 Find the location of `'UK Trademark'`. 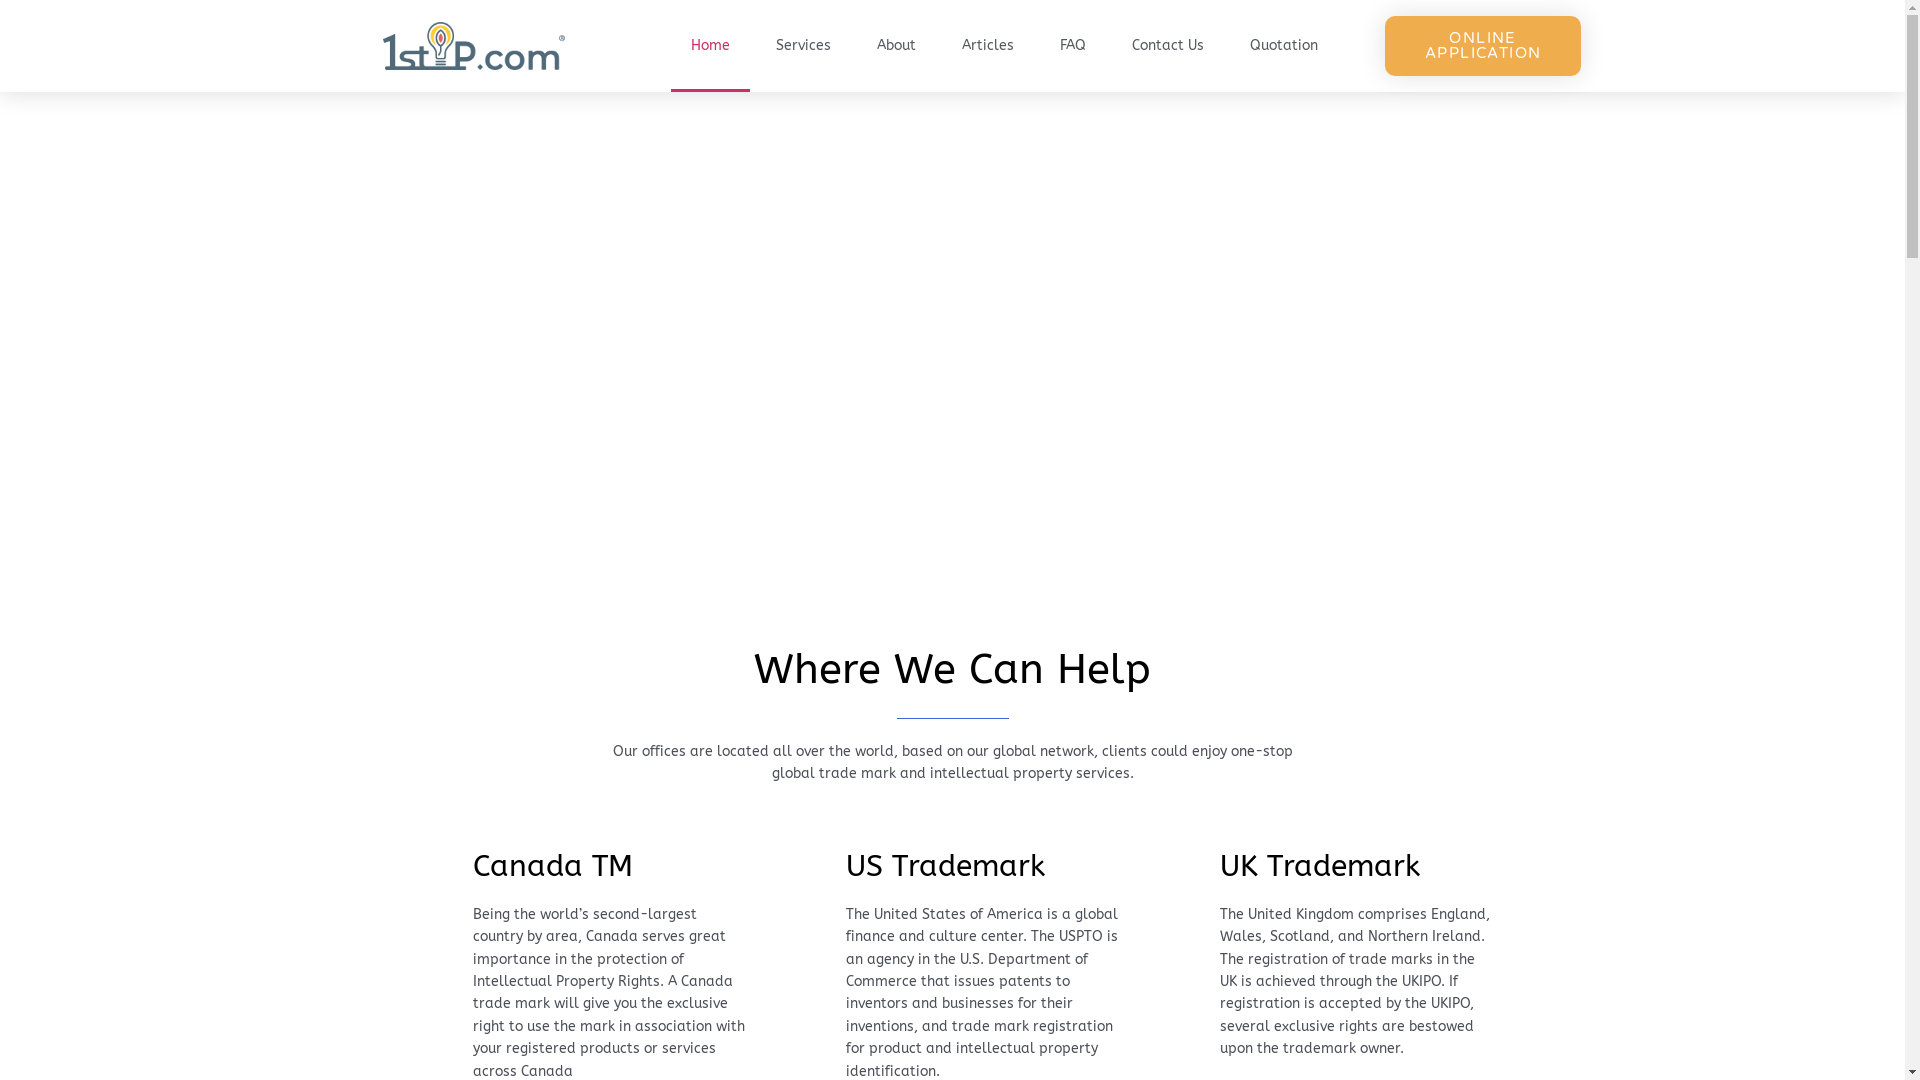

'UK Trademark' is located at coordinates (1320, 865).